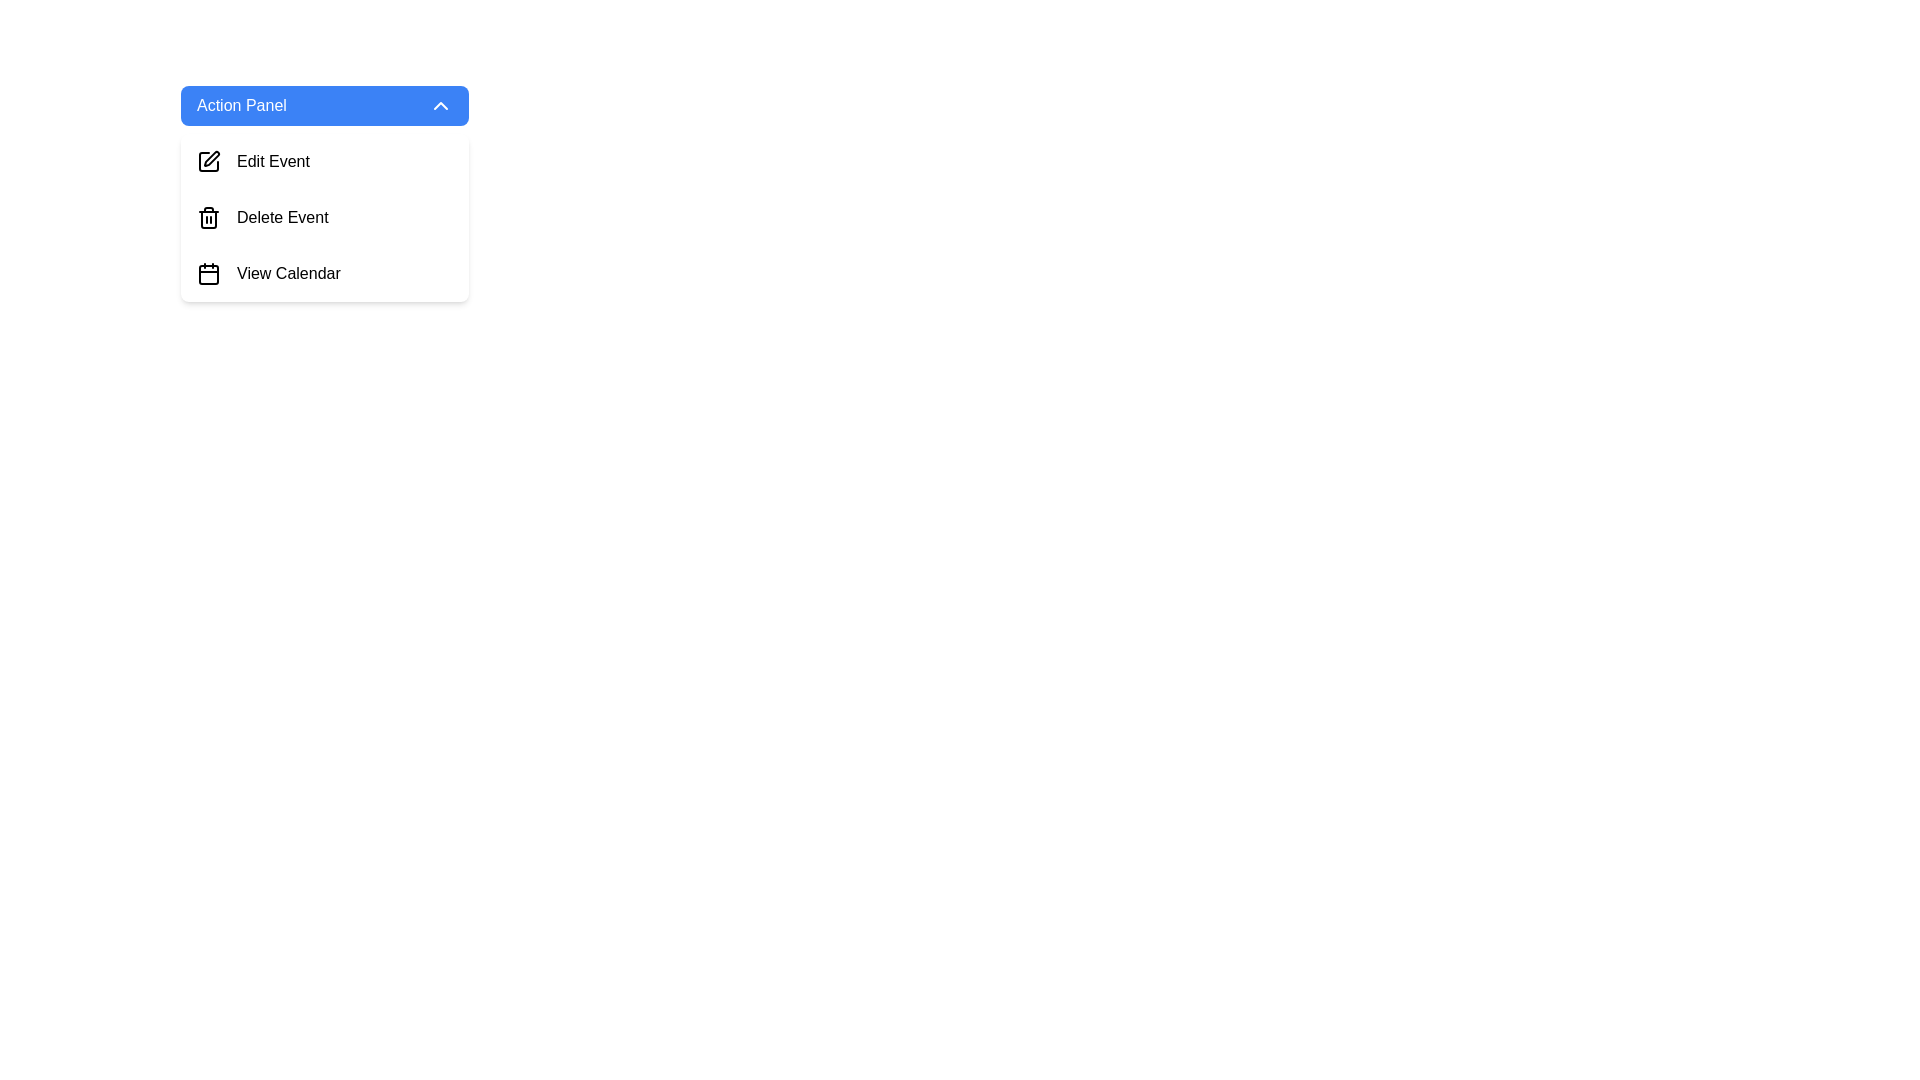 The image size is (1920, 1080). What do you see at coordinates (209, 161) in the screenshot?
I see `the 'Edit Event' icon located in the 'Action Panel' dropdown, which is the first icon adjacent to the text 'Edit Event'` at bounding box center [209, 161].